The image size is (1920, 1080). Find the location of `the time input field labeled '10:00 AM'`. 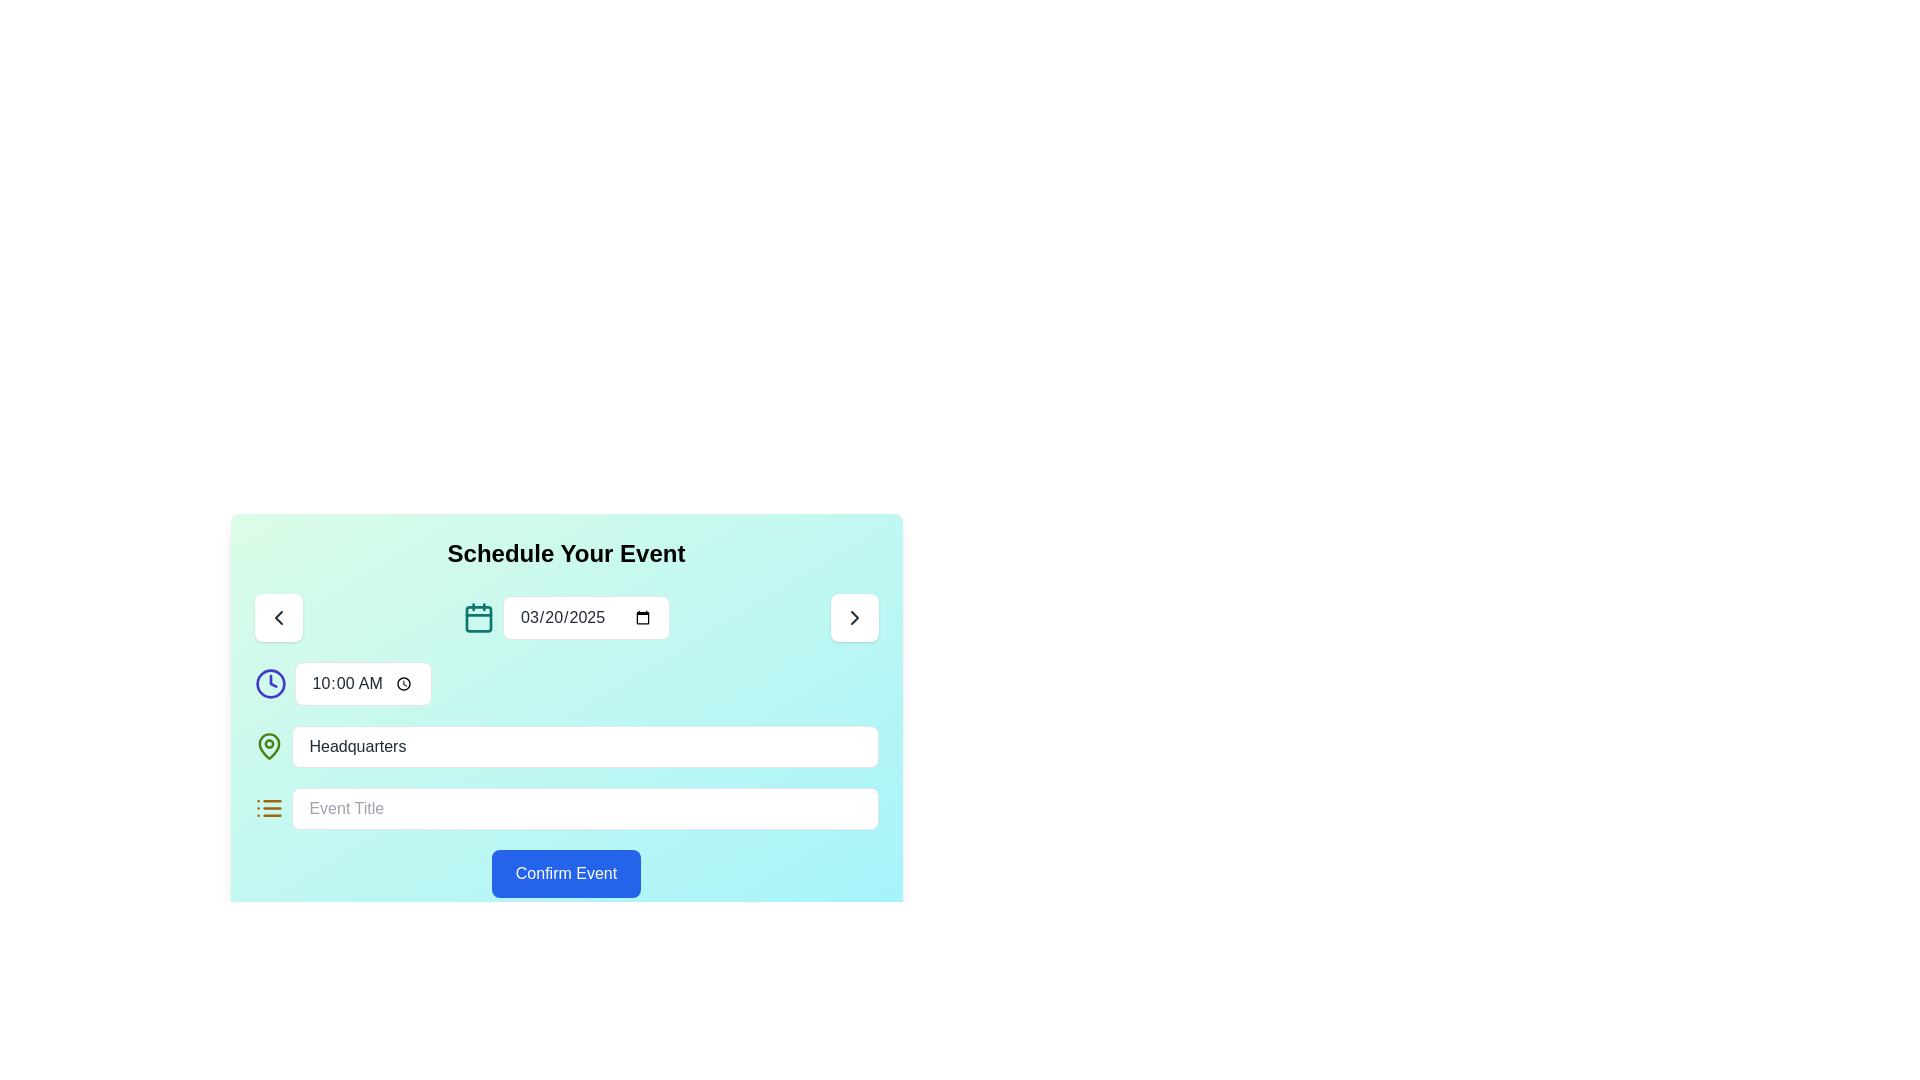

the time input field labeled '10:00 AM' is located at coordinates (363, 682).